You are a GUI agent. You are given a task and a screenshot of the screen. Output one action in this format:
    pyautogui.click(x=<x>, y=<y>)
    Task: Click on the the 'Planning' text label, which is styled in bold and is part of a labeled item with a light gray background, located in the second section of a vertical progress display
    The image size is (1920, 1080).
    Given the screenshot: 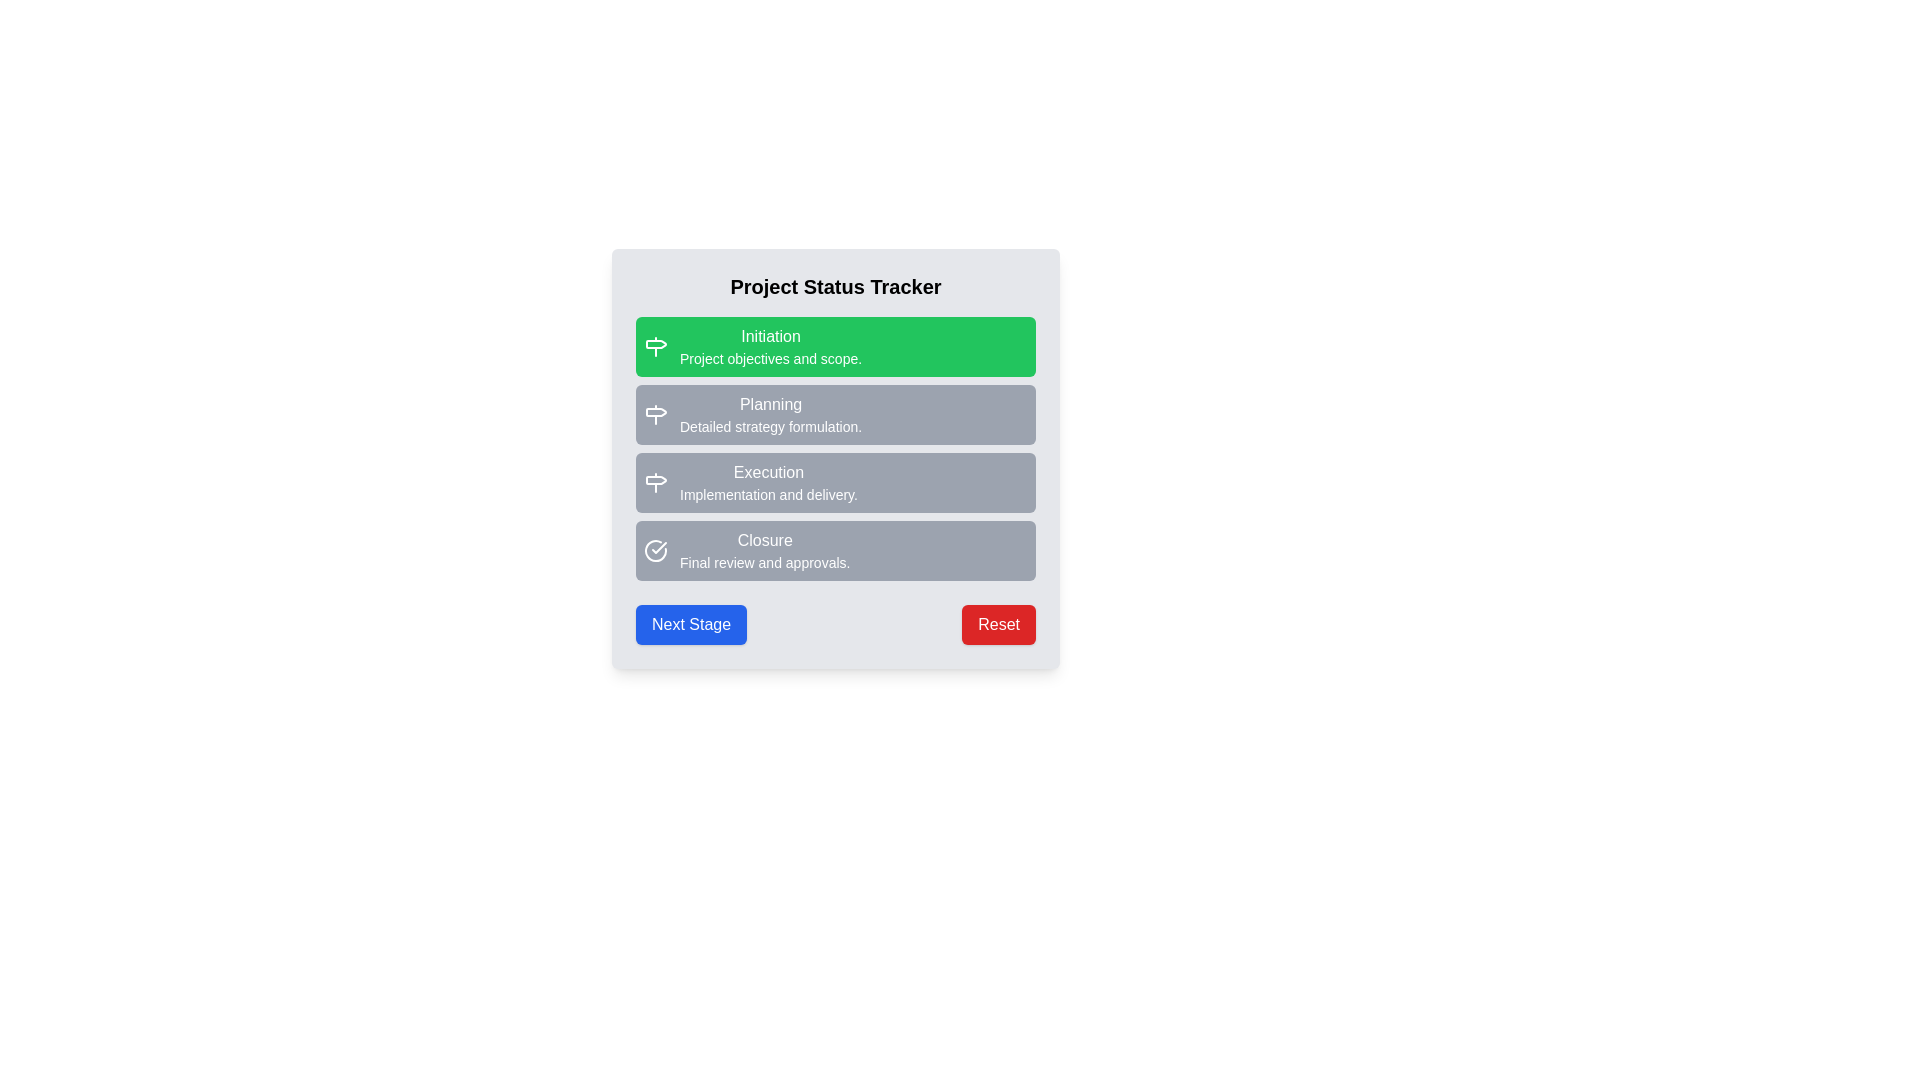 What is the action you would take?
    pyautogui.click(x=770, y=405)
    